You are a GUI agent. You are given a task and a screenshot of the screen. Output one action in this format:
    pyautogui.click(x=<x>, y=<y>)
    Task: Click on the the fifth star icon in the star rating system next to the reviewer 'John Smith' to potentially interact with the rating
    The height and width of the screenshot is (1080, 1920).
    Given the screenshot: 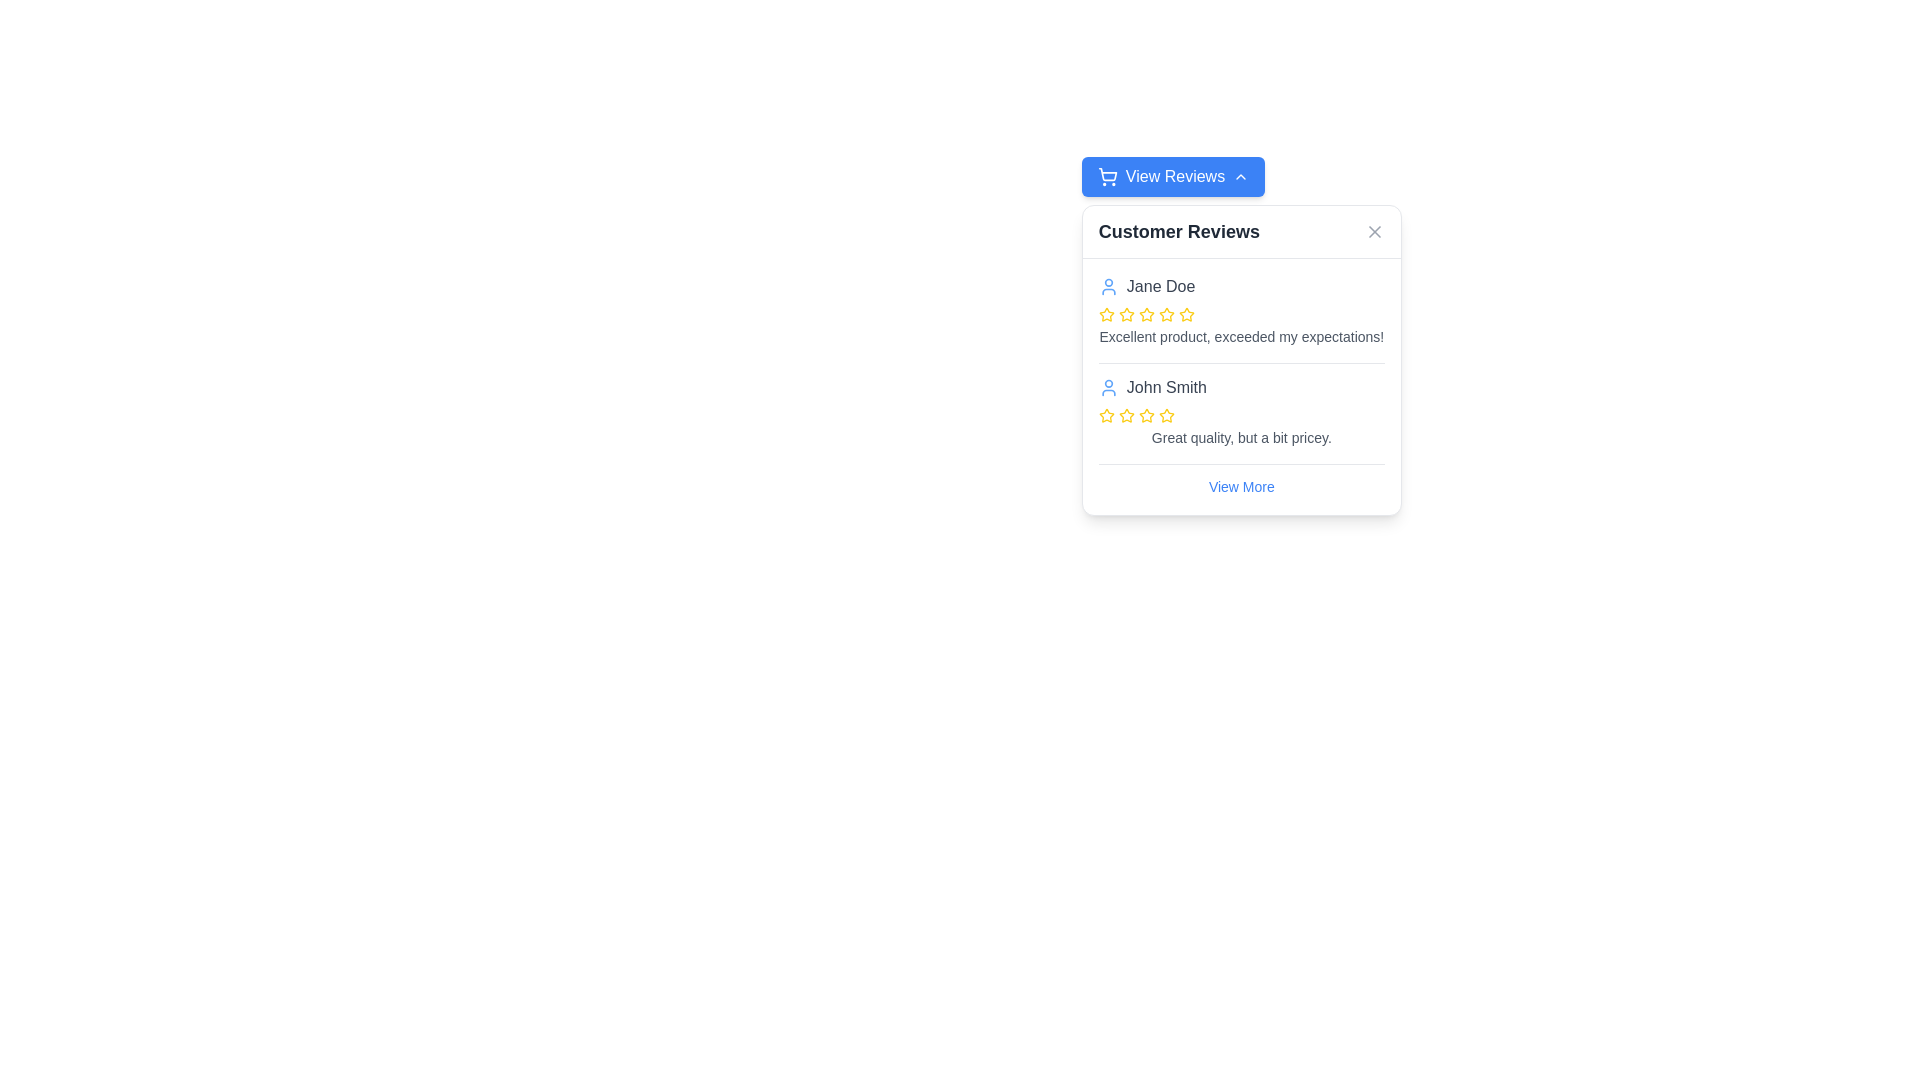 What is the action you would take?
    pyautogui.click(x=1146, y=415)
    